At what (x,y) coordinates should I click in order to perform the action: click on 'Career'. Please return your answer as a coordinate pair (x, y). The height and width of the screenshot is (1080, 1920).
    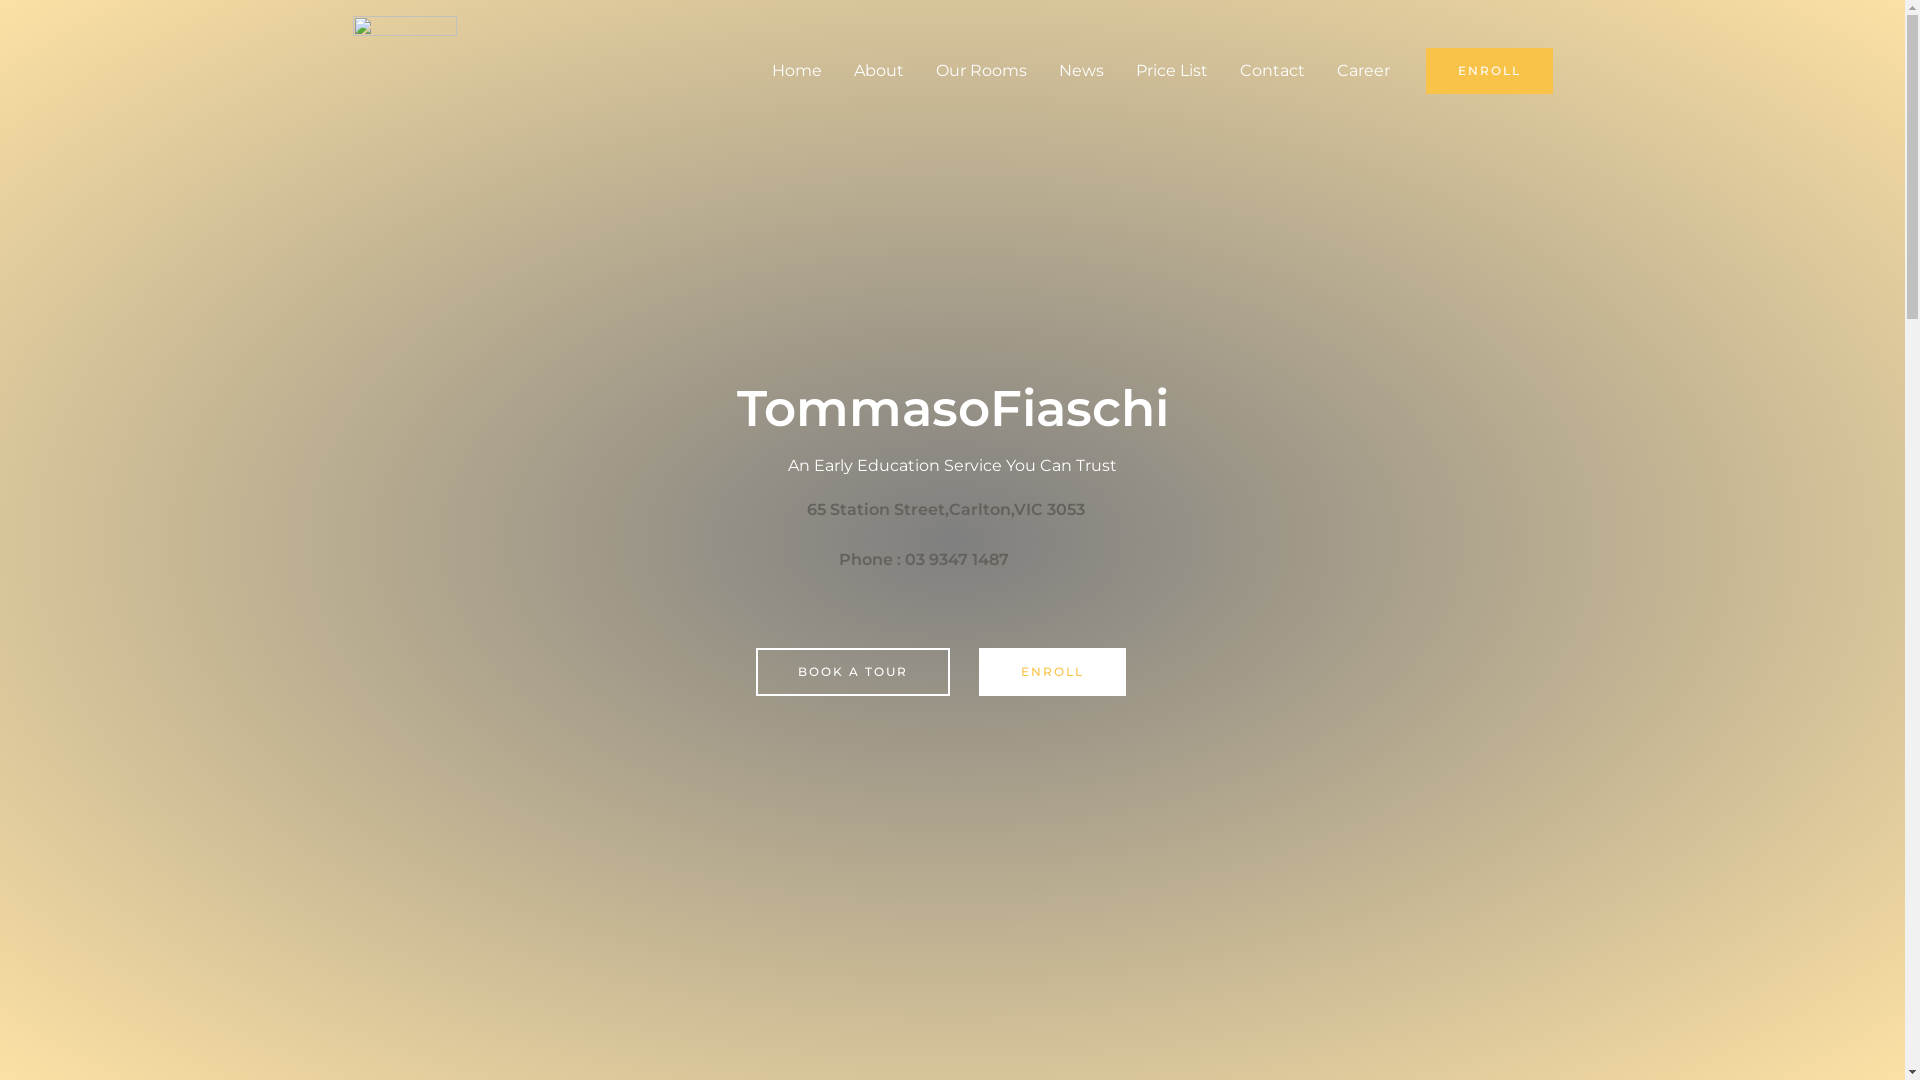
    Looking at the image, I should click on (1361, 69).